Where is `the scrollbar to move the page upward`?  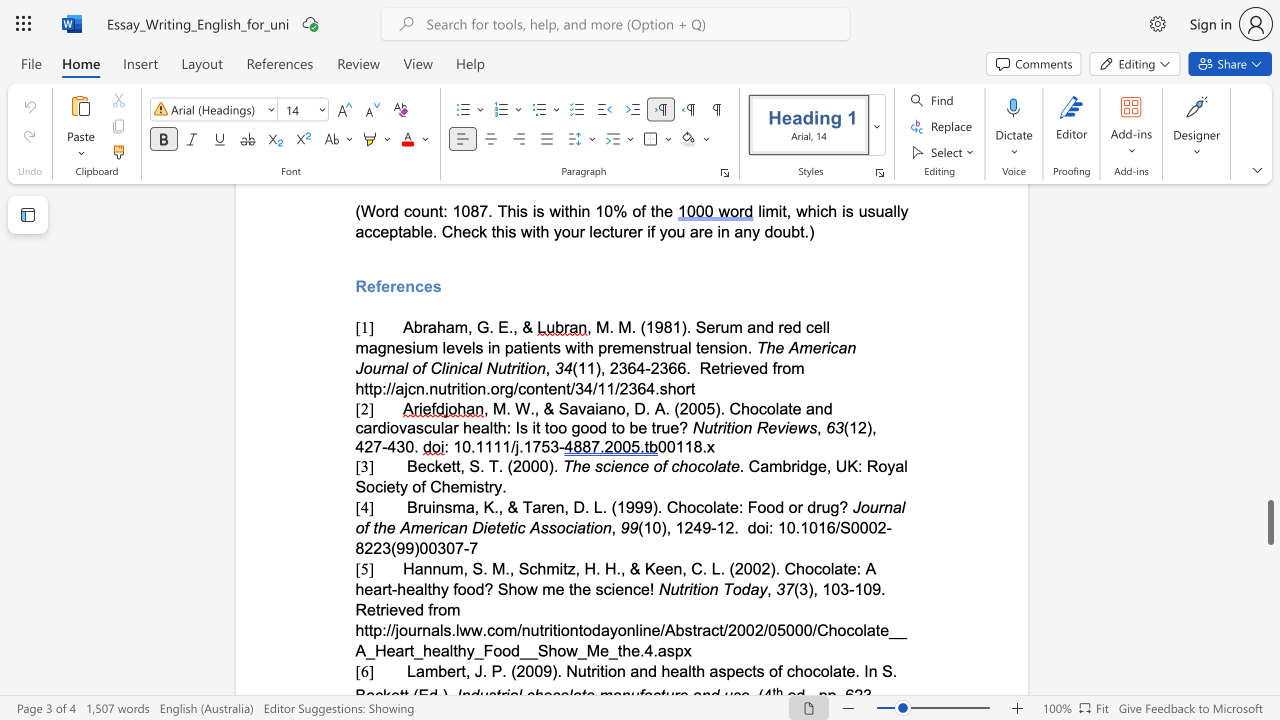 the scrollbar to move the page upward is located at coordinates (1269, 450).